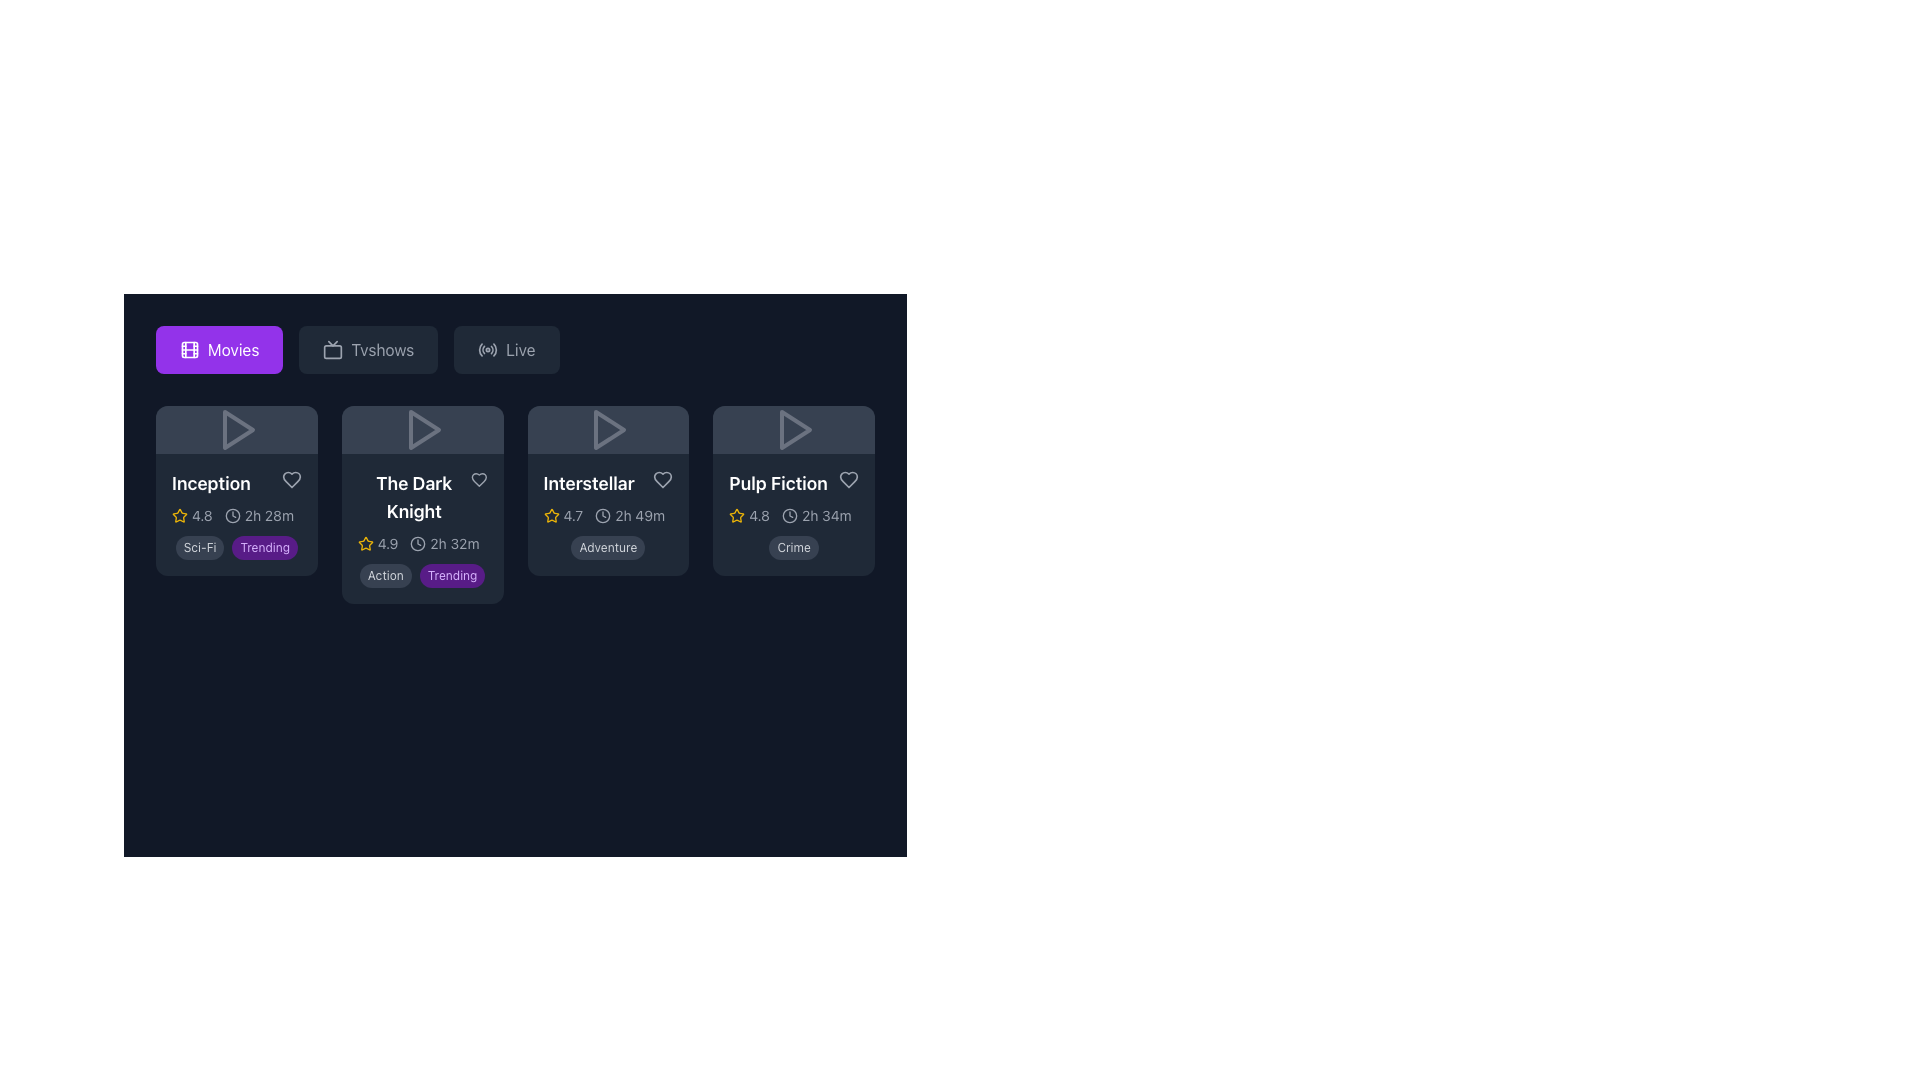  I want to click on the star icon indicating a rating located in the upper-left portion of the fourth movie card titled 'Pulp Fiction', so click(736, 514).